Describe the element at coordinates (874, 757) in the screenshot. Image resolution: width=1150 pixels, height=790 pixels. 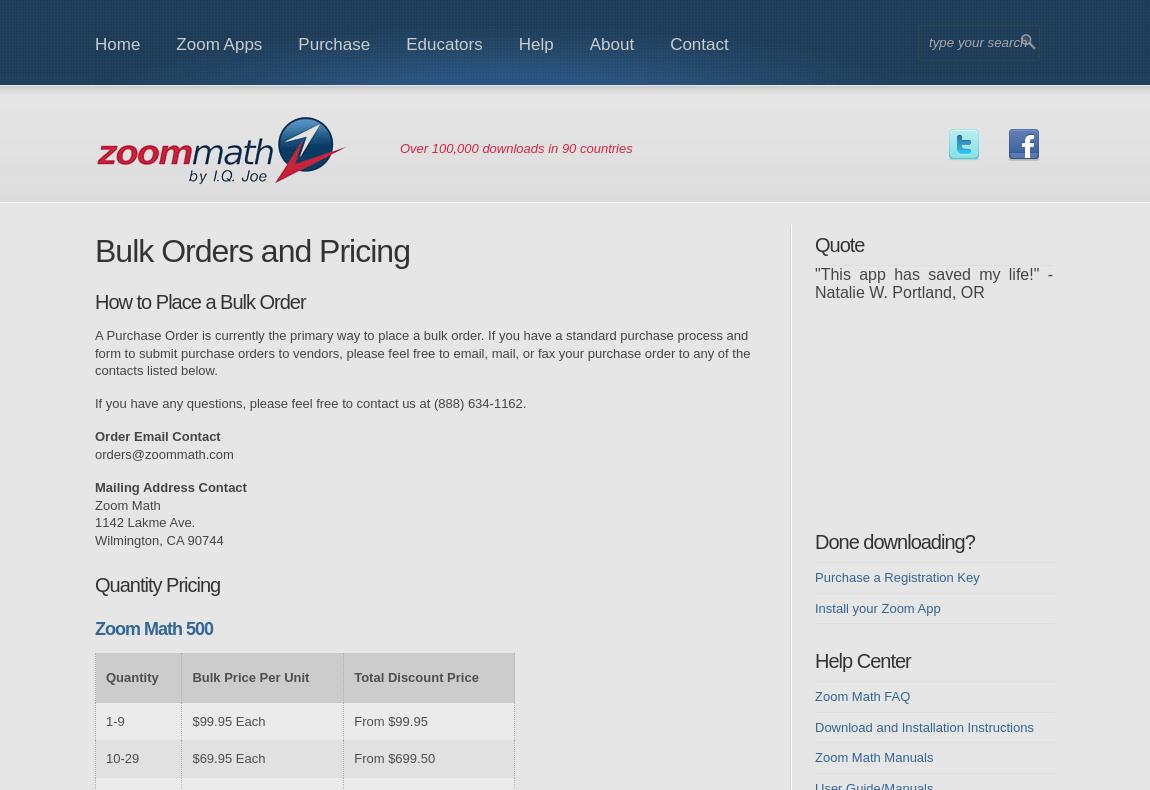
I see `'Zoom Math Manuals'` at that location.